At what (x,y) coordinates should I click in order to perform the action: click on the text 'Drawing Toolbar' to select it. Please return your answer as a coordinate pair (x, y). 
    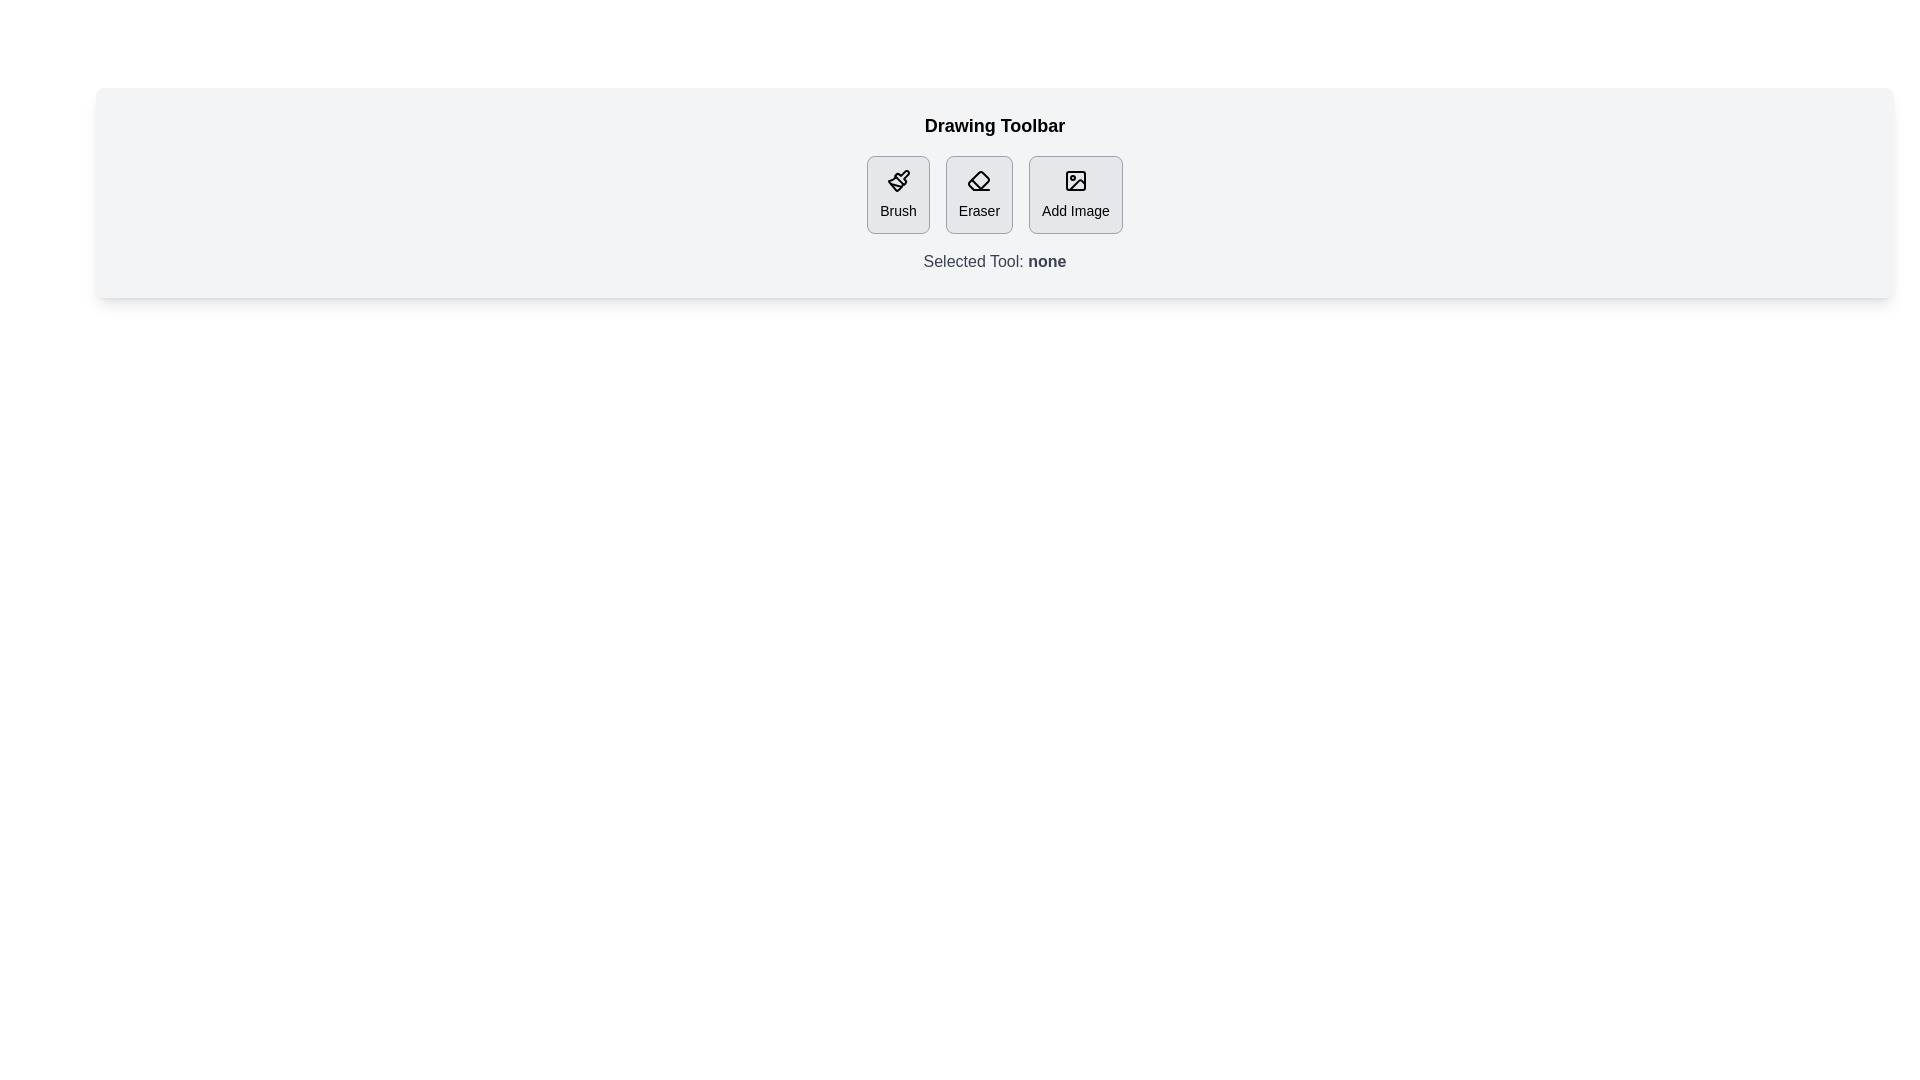
    Looking at the image, I should click on (994, 126).